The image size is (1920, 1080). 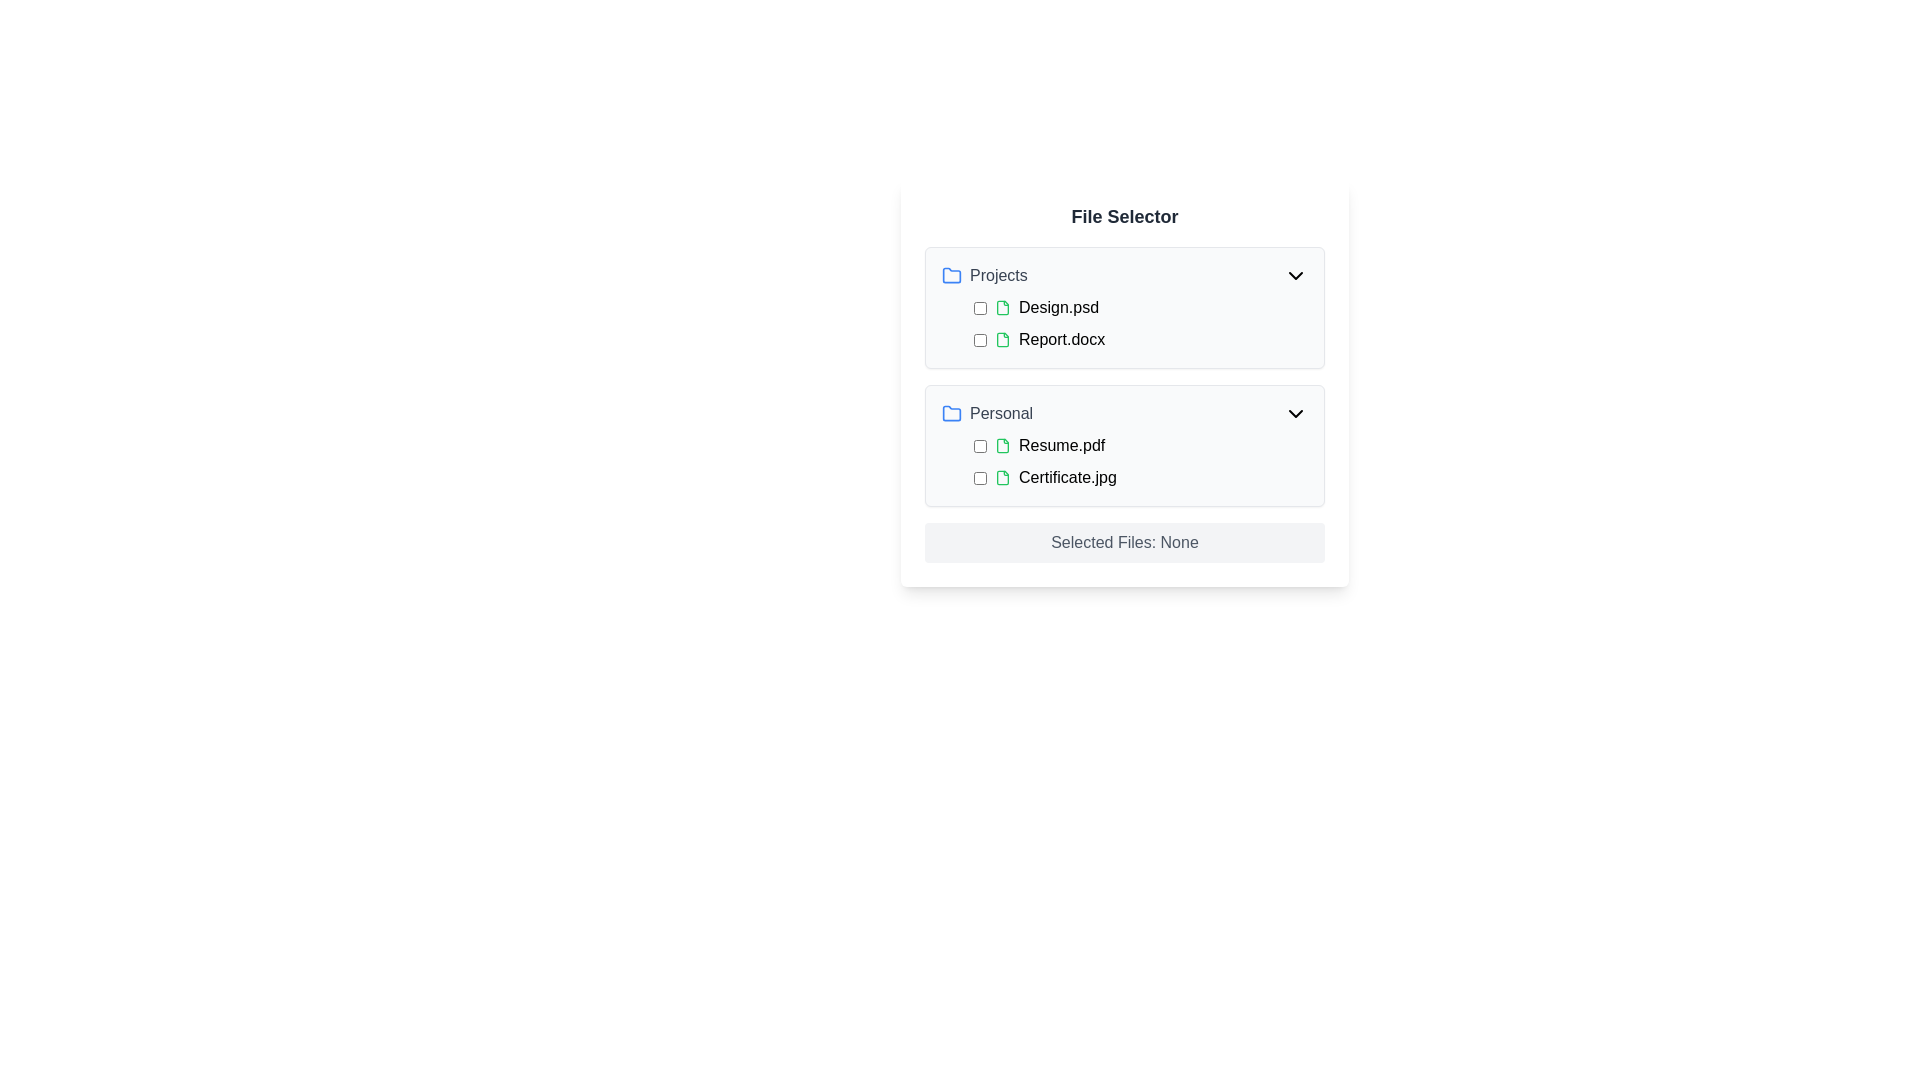 What do you see at coordinates (1124, 323) in the screenshot?
I see `the second entry` at bounding box center [1124, 323].